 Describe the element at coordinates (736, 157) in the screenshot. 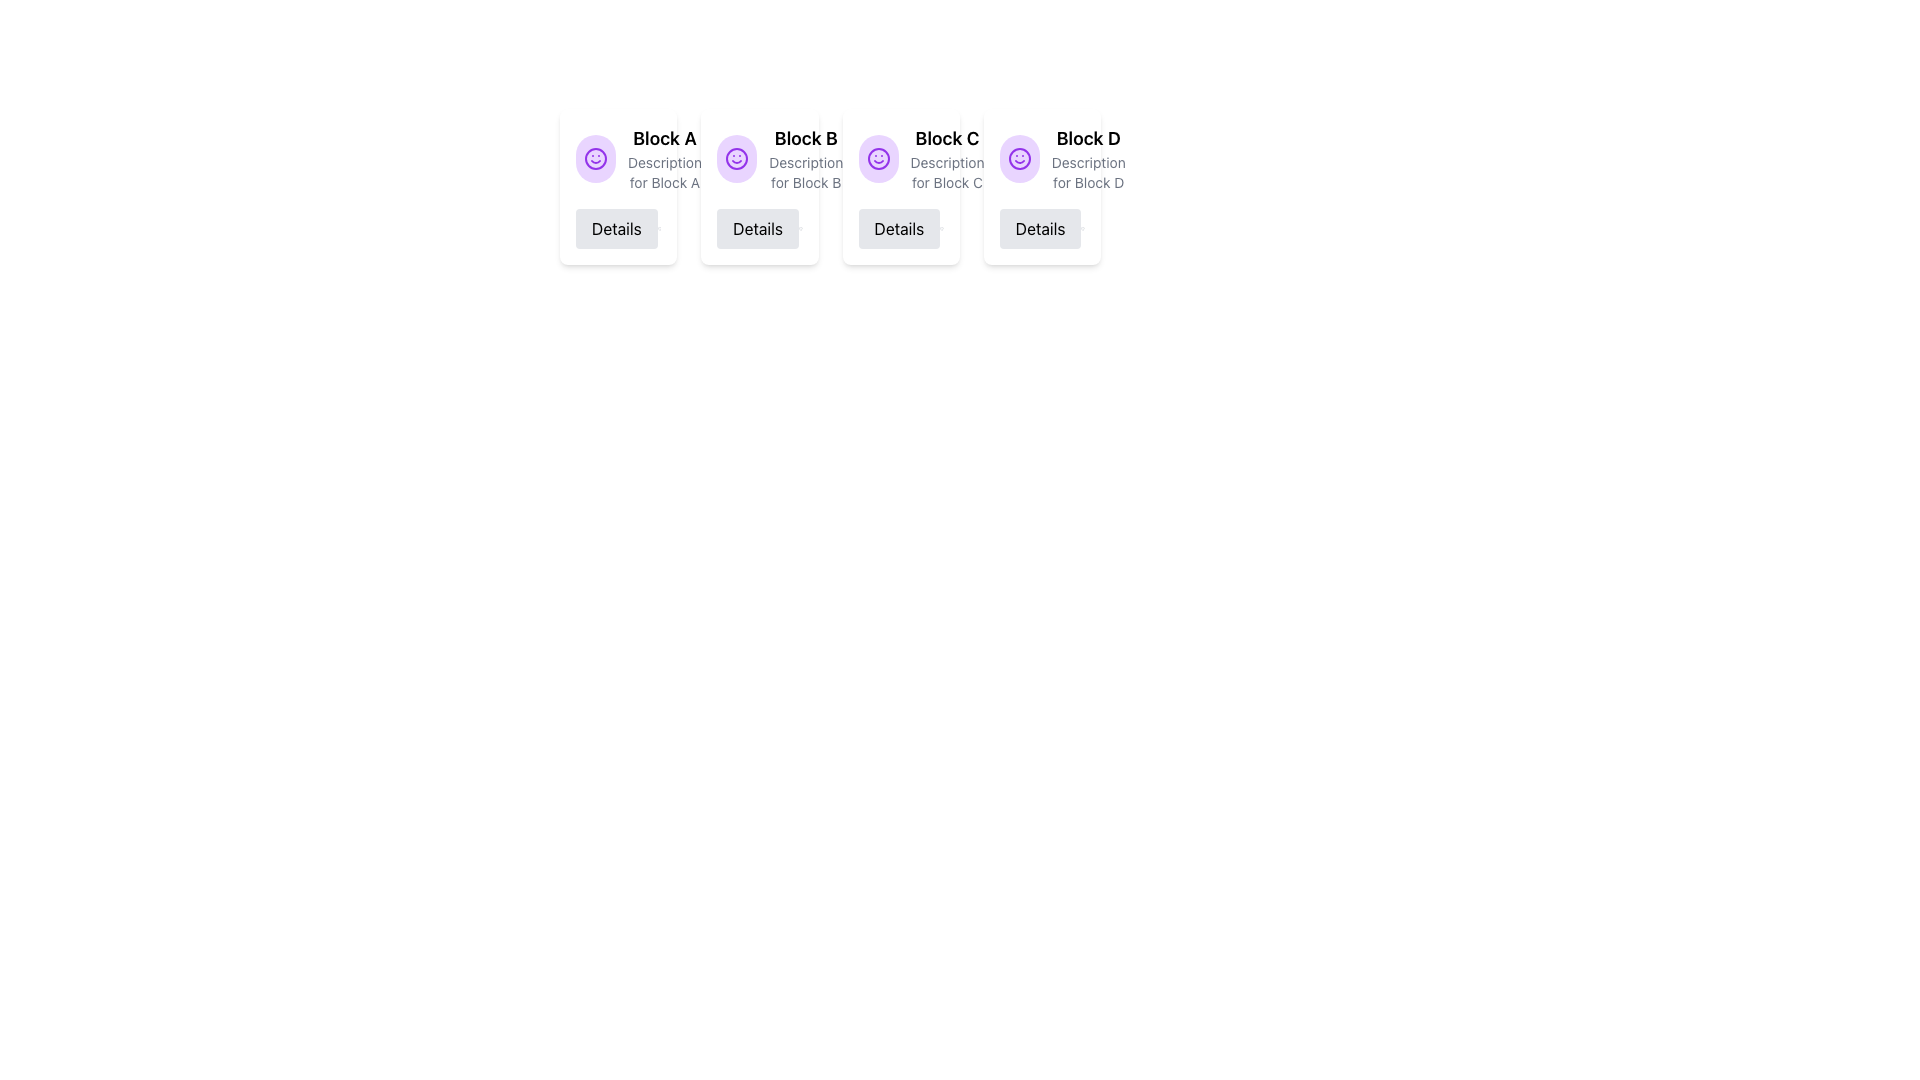

I see `the circular icon representing the 'Block B' card located at the leftmost part of the card` at that location.